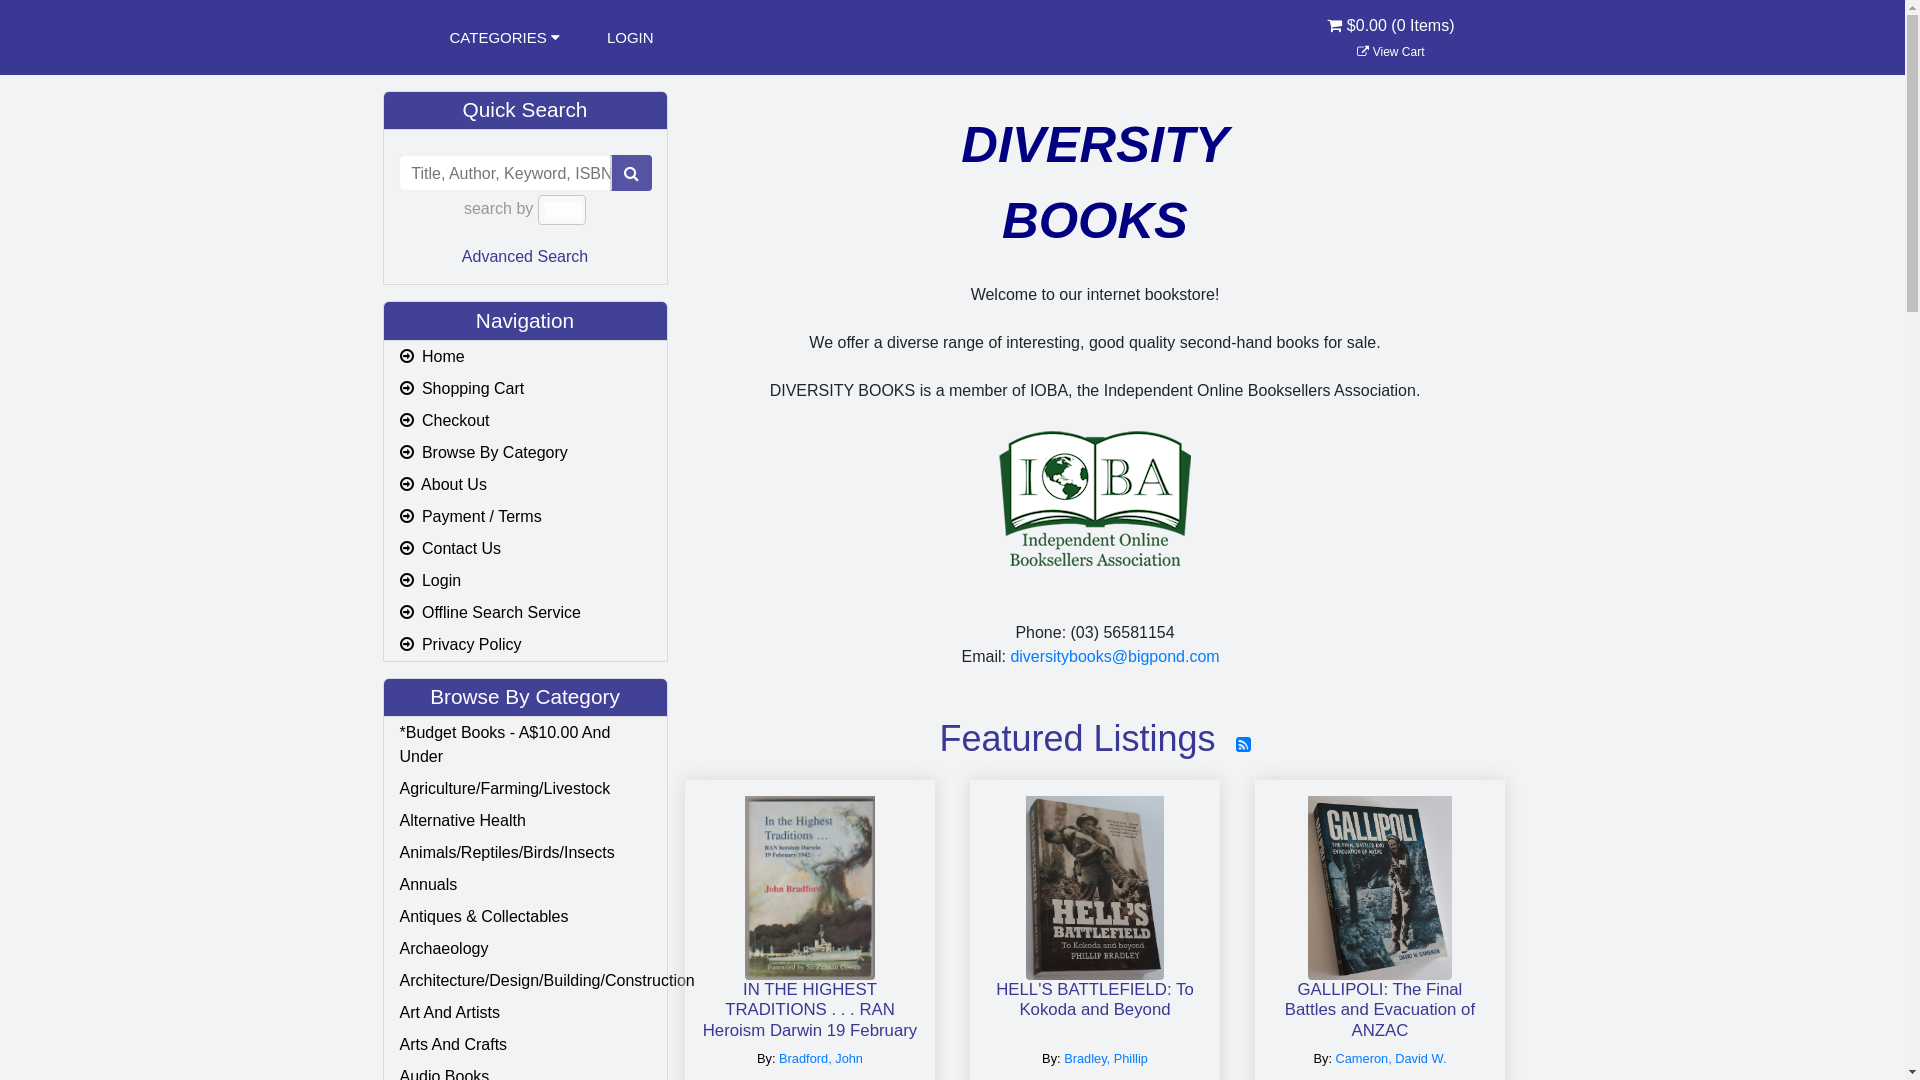 The image size is (1920, 1080). I want to click on ' Offline Search Service', so click(525, 612).